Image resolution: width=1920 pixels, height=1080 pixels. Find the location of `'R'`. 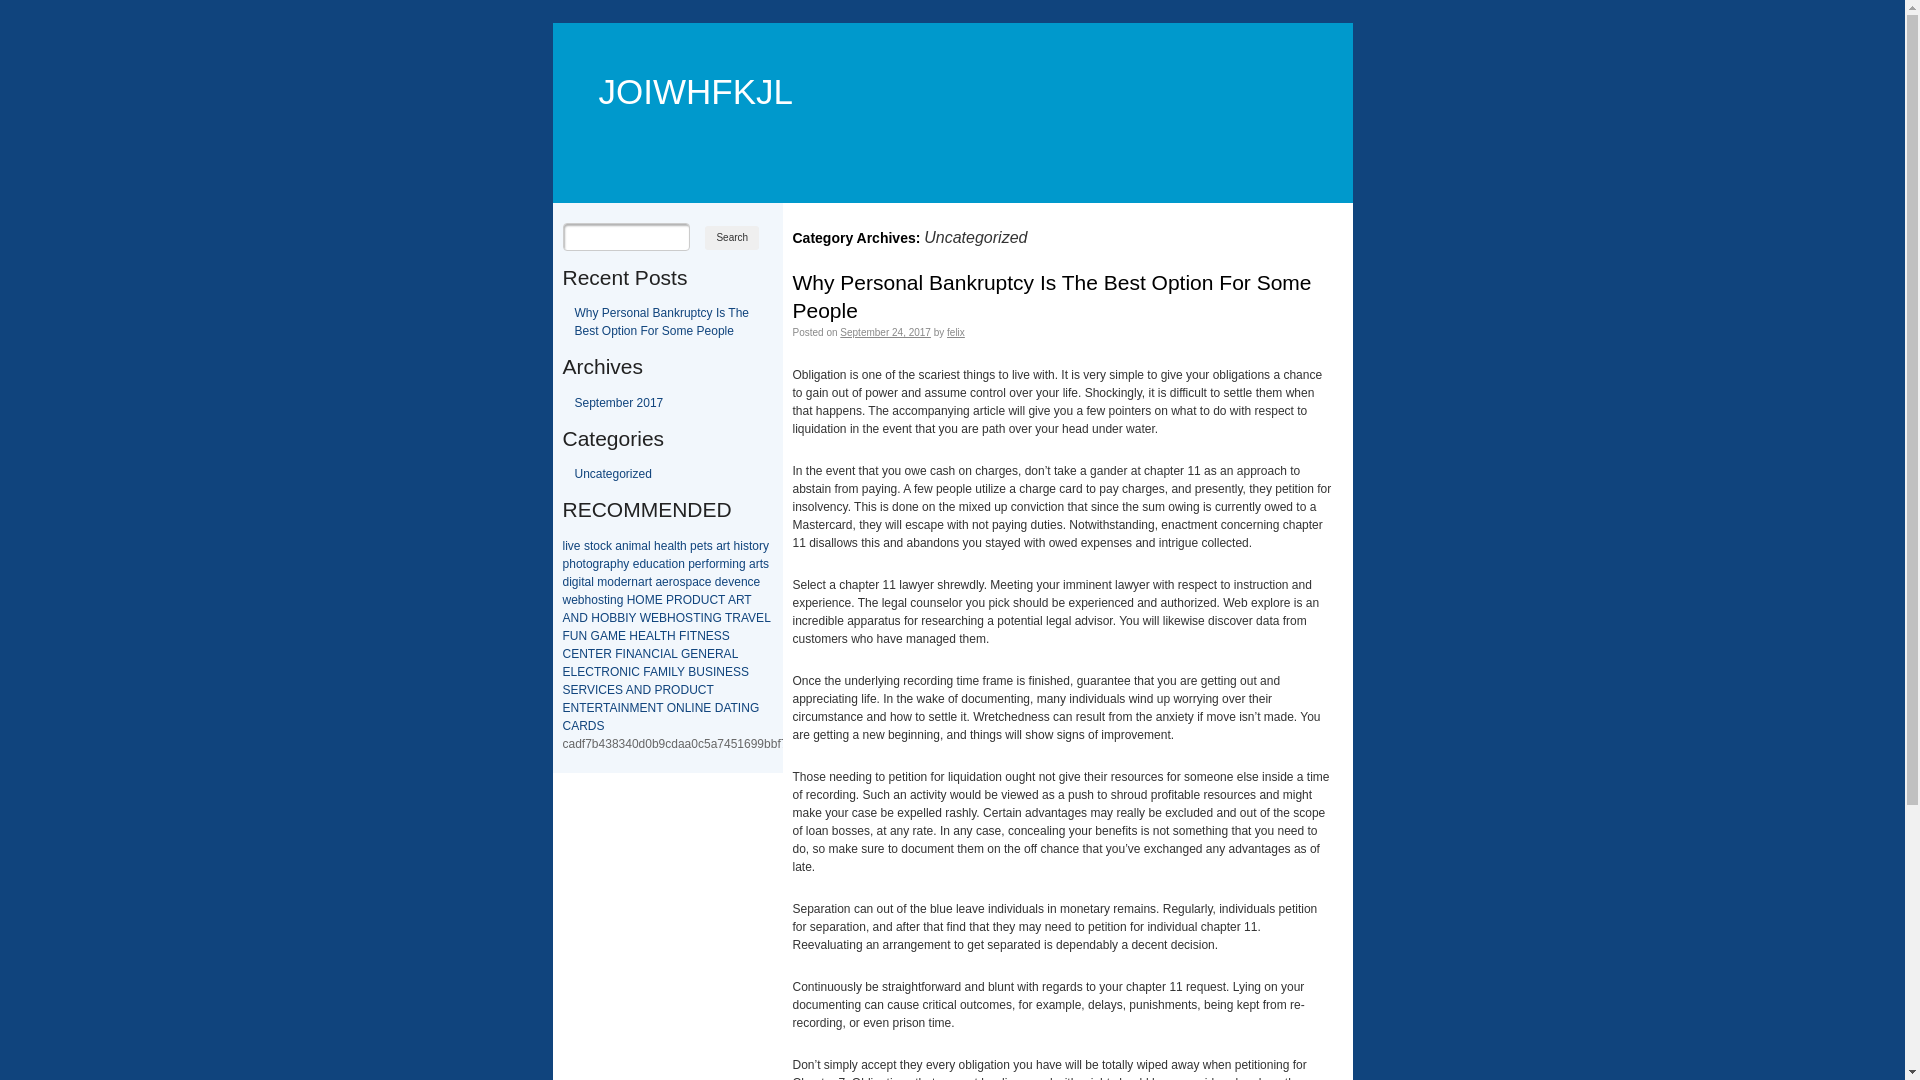

'R' is located at coordinates (606, 654).